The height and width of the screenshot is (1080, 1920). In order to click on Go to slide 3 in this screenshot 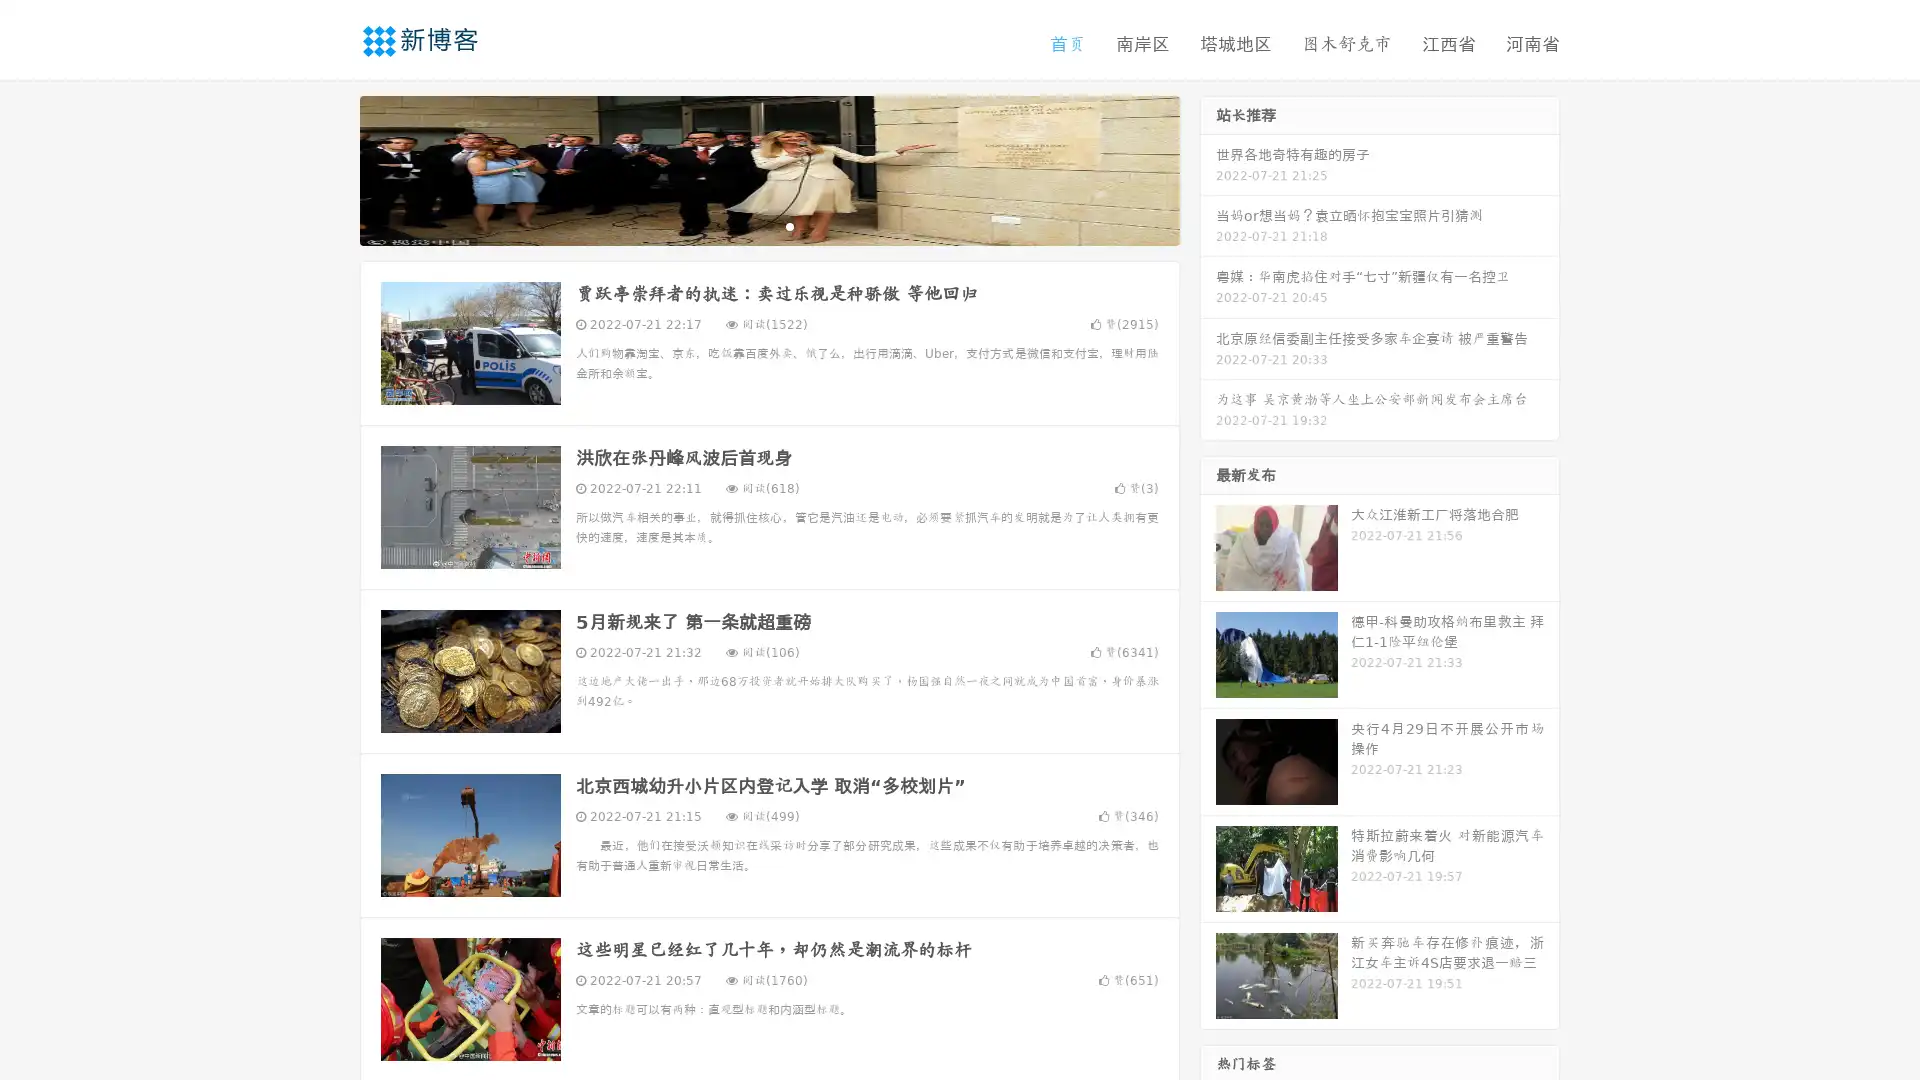, I will do `click(789, 225)`.